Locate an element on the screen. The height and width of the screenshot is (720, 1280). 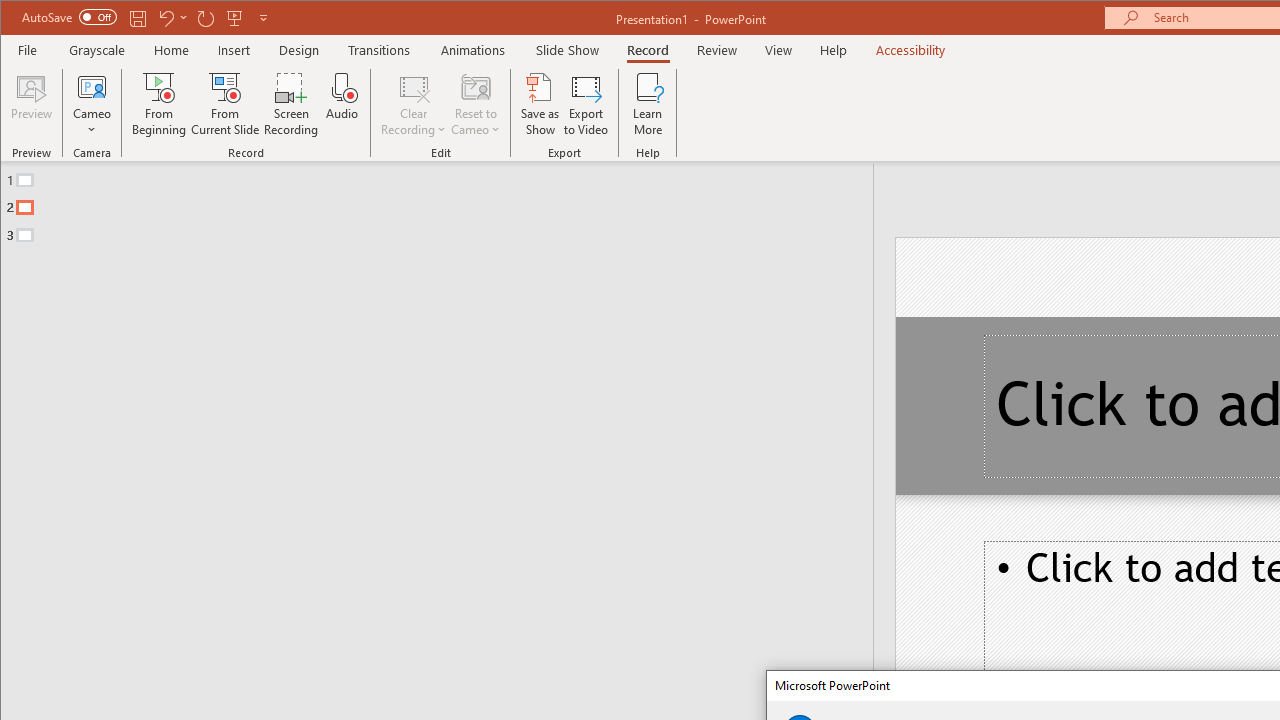
'Screen Recording' is located at coordinates (290, 104).